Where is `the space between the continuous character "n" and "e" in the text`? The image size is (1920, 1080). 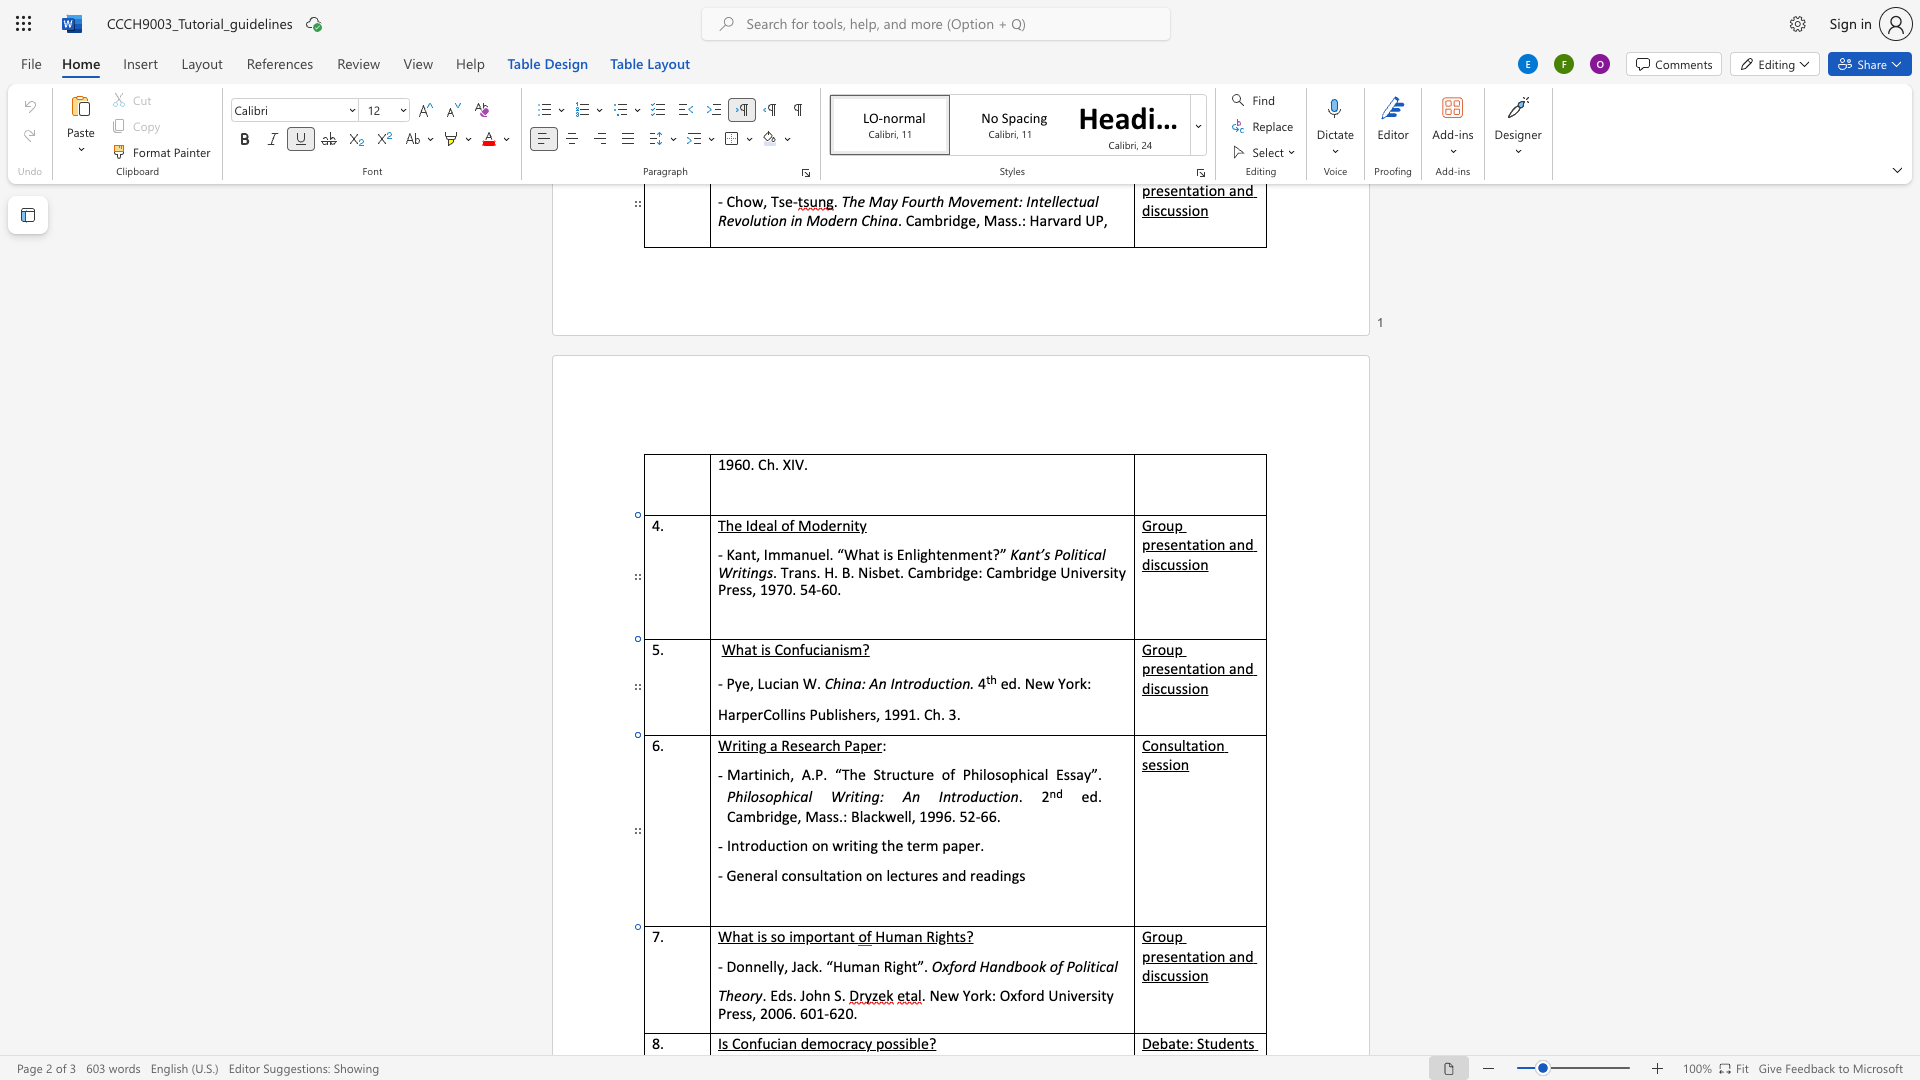
the space between the continuous character "n" and "e" in the text is located at coordinates (760, 965).